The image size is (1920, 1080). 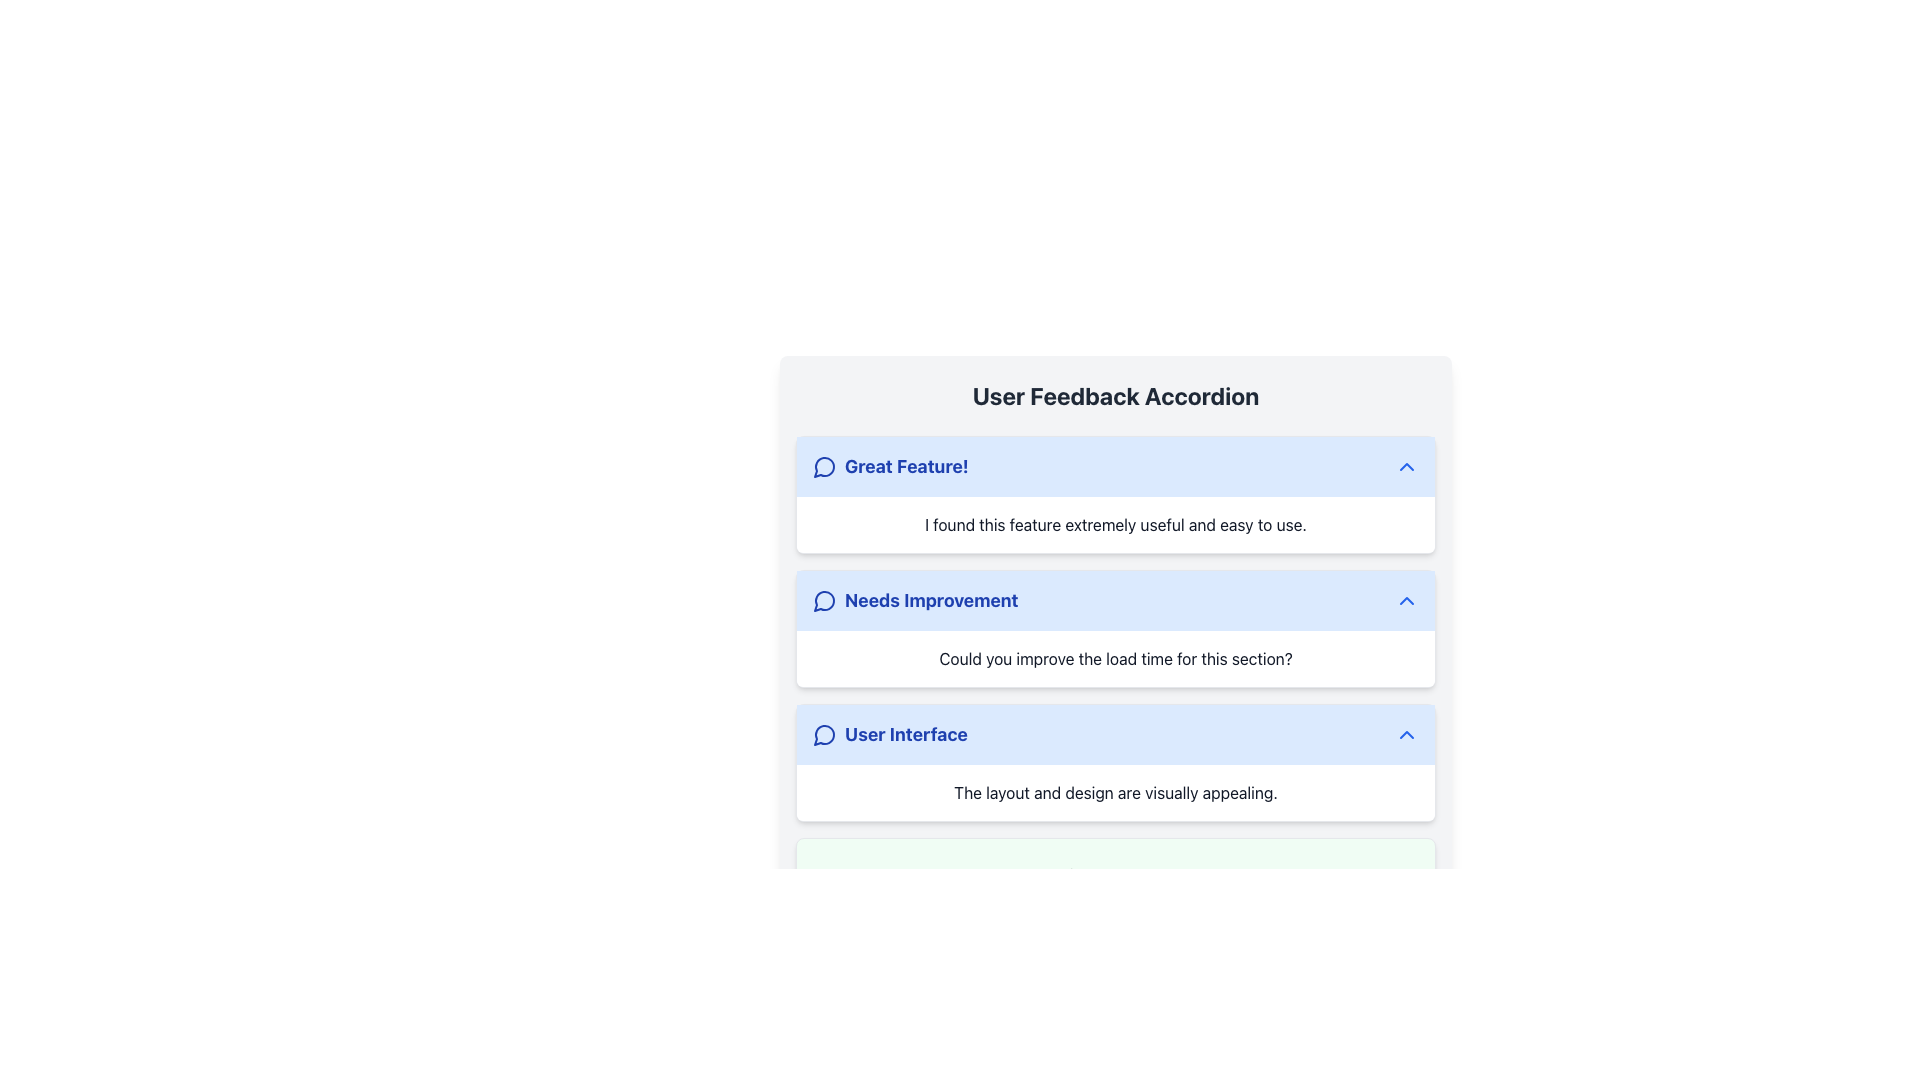 What do you see at coordinates (1115, 792) in the screenshot?
I see `text block that contains the message 'The layout and design are visually appealing.' which is styled with a white background and gray centered text, located in the 'User Interface' section` at bounding box center [1115, 792].